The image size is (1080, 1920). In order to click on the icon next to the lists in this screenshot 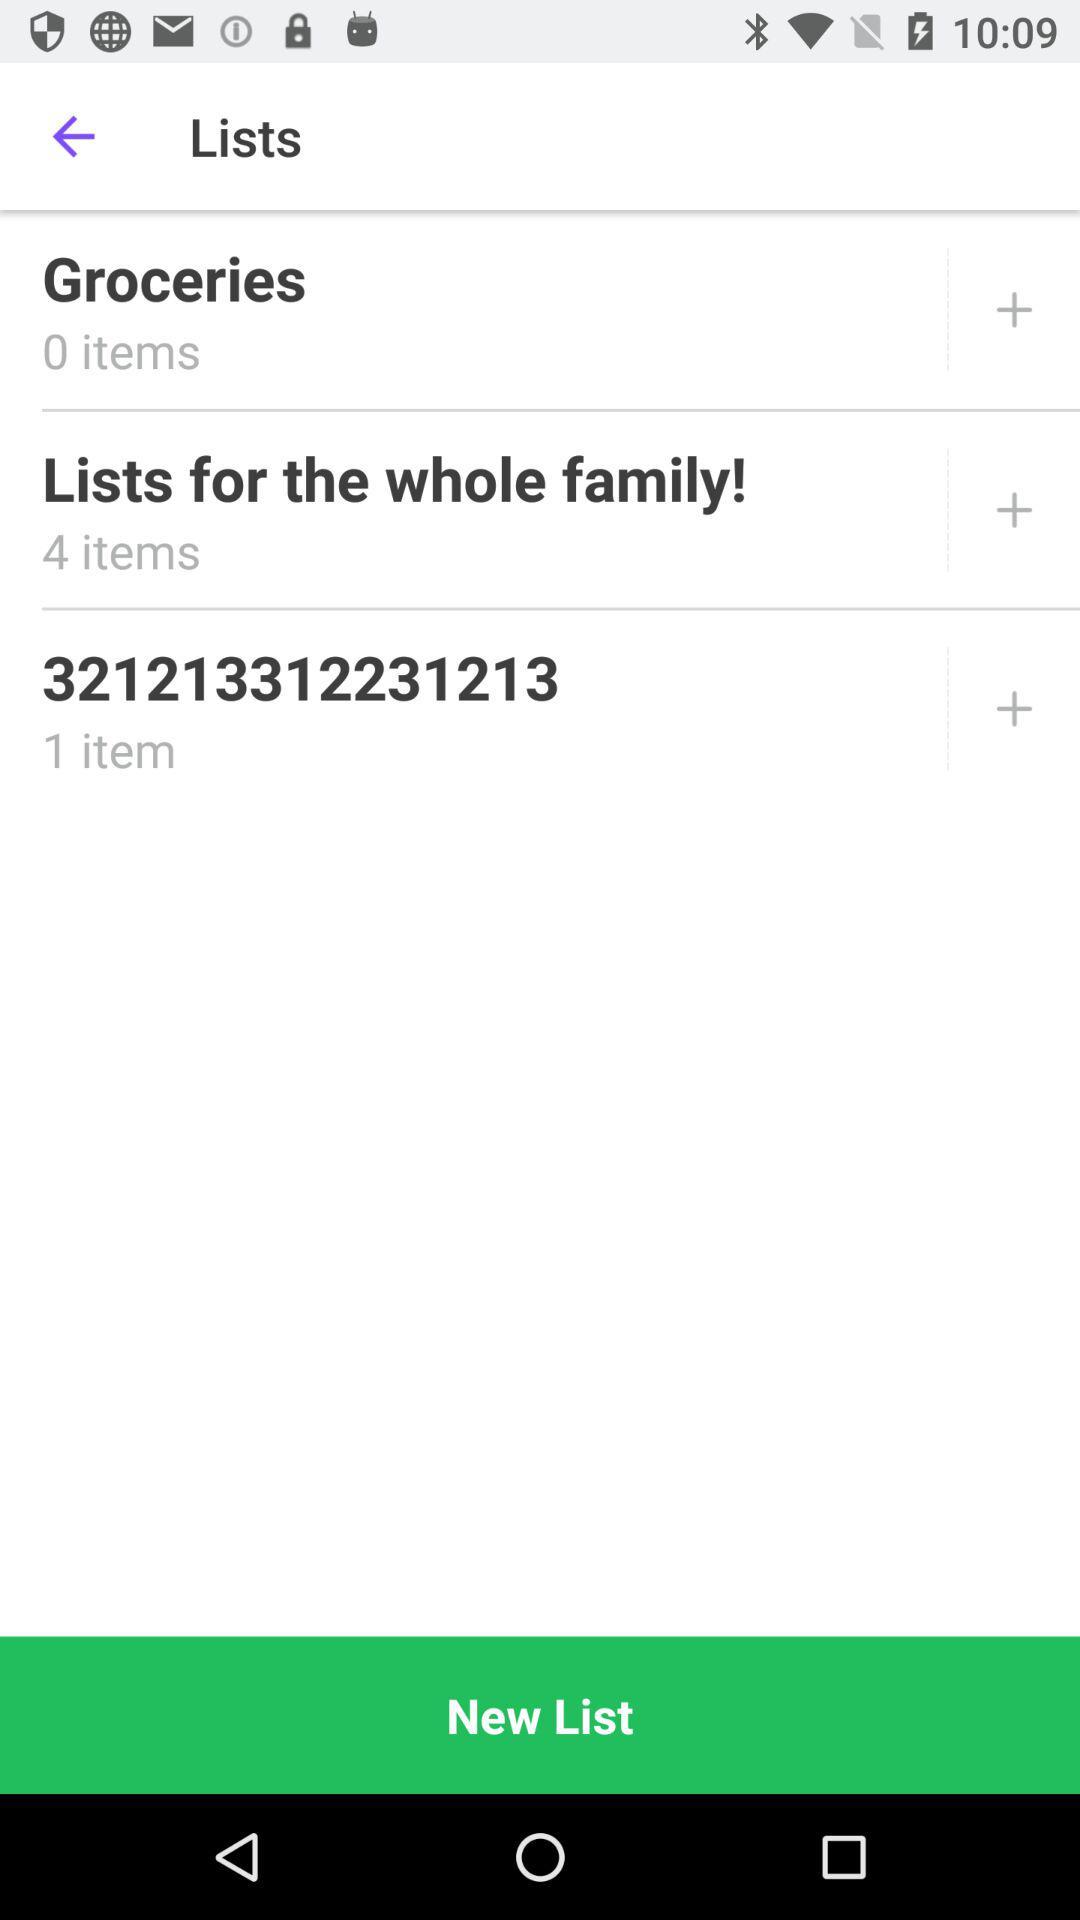, I will do `click(72, 135)`.